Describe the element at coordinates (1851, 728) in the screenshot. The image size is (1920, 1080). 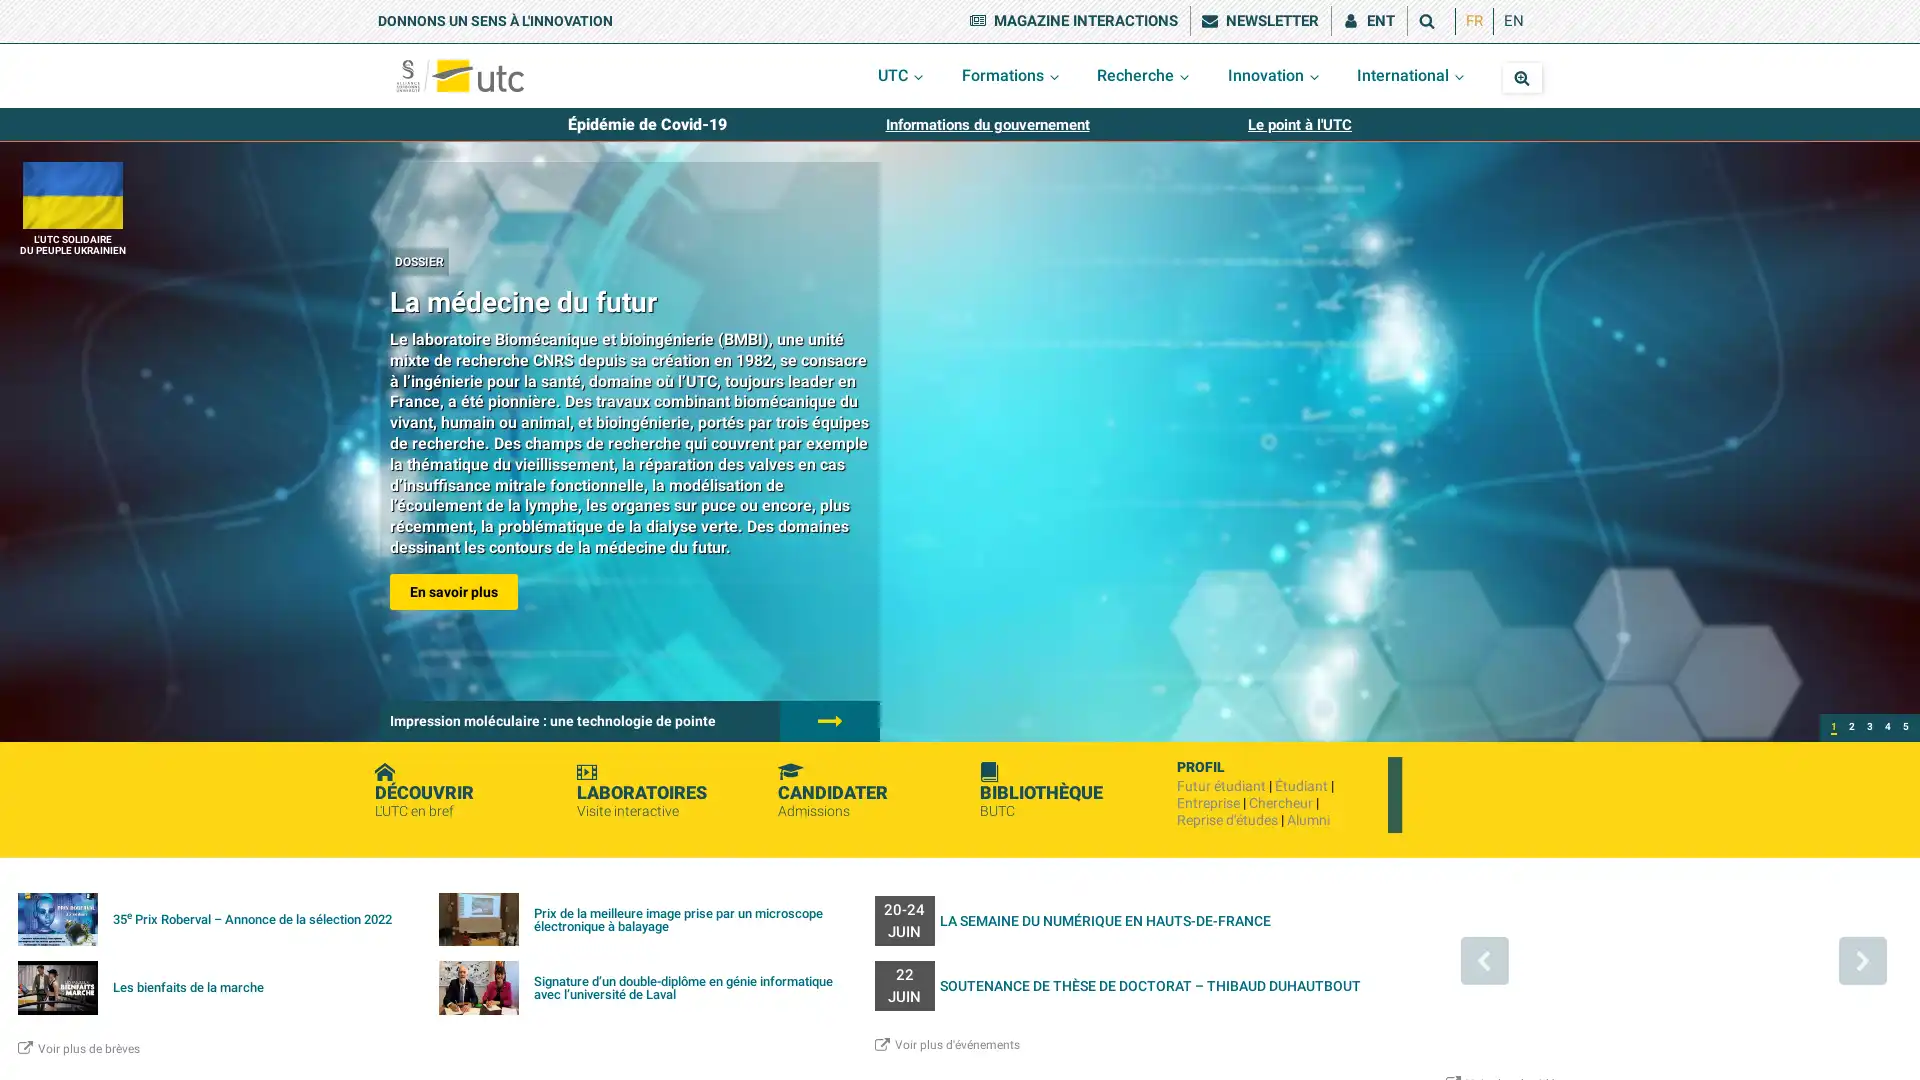
I see `Impression moleculaire : une technologie de pointe` at that location.